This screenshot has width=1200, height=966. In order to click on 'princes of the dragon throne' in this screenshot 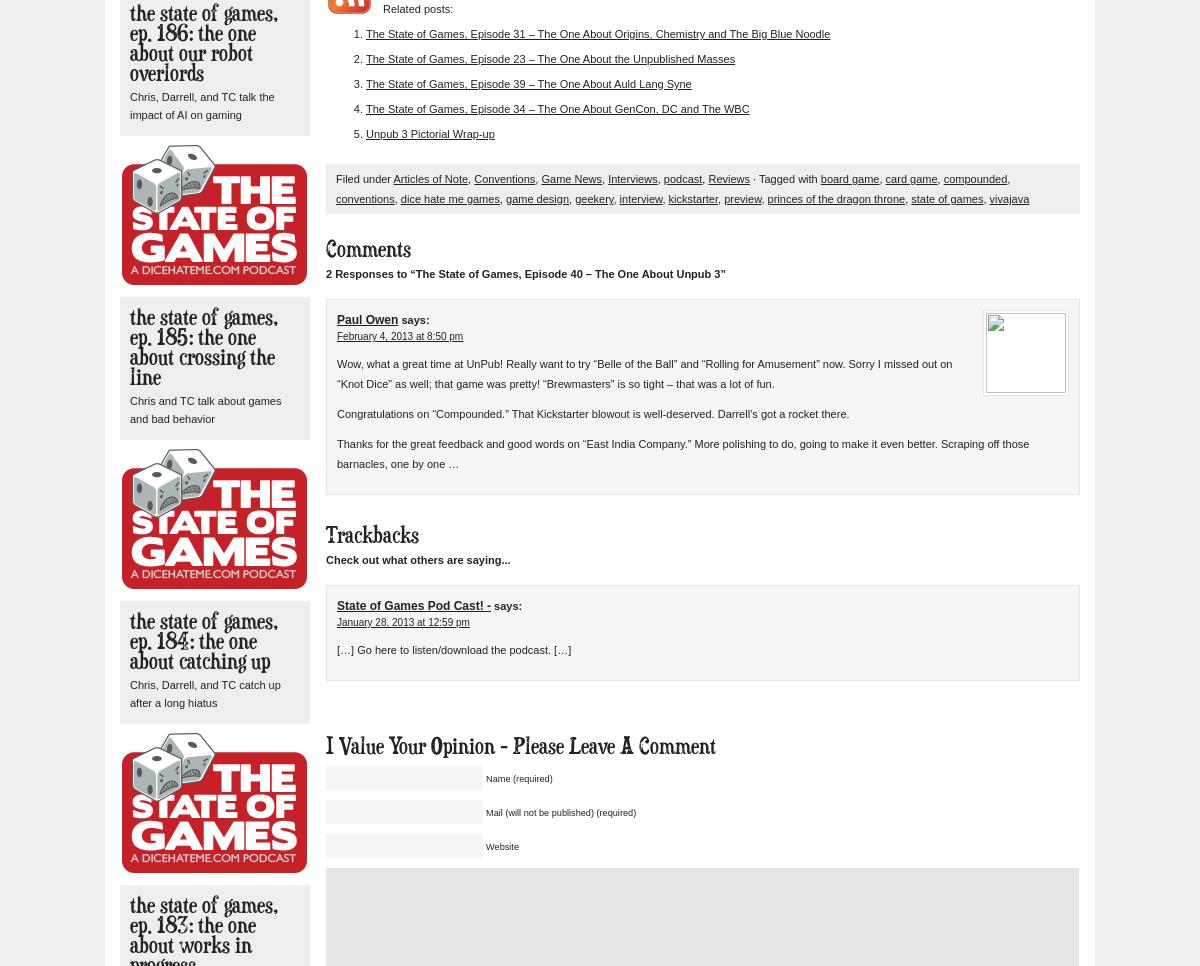, I will do `click(835, 198)`.